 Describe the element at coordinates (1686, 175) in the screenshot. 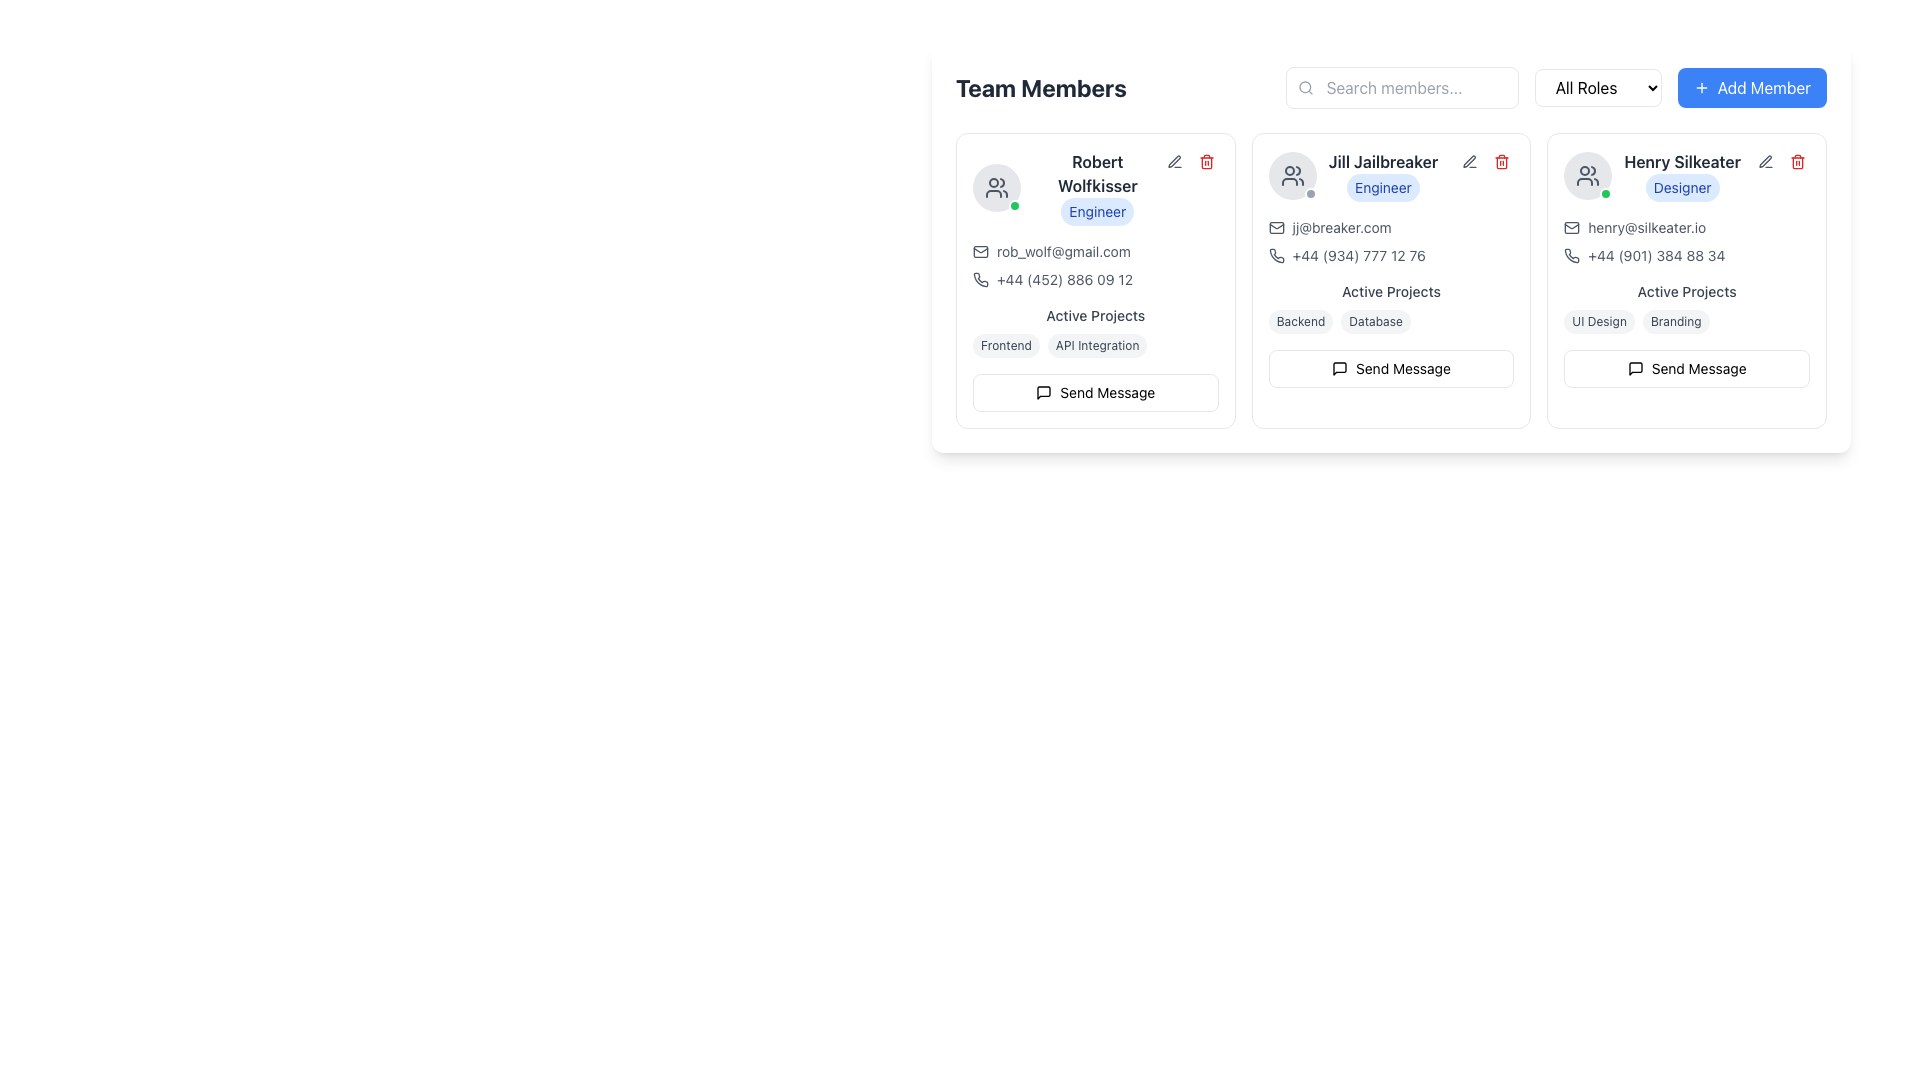

I see `the blue badge labeled 'Designer' in the Profile Header Section for more info` at that location.